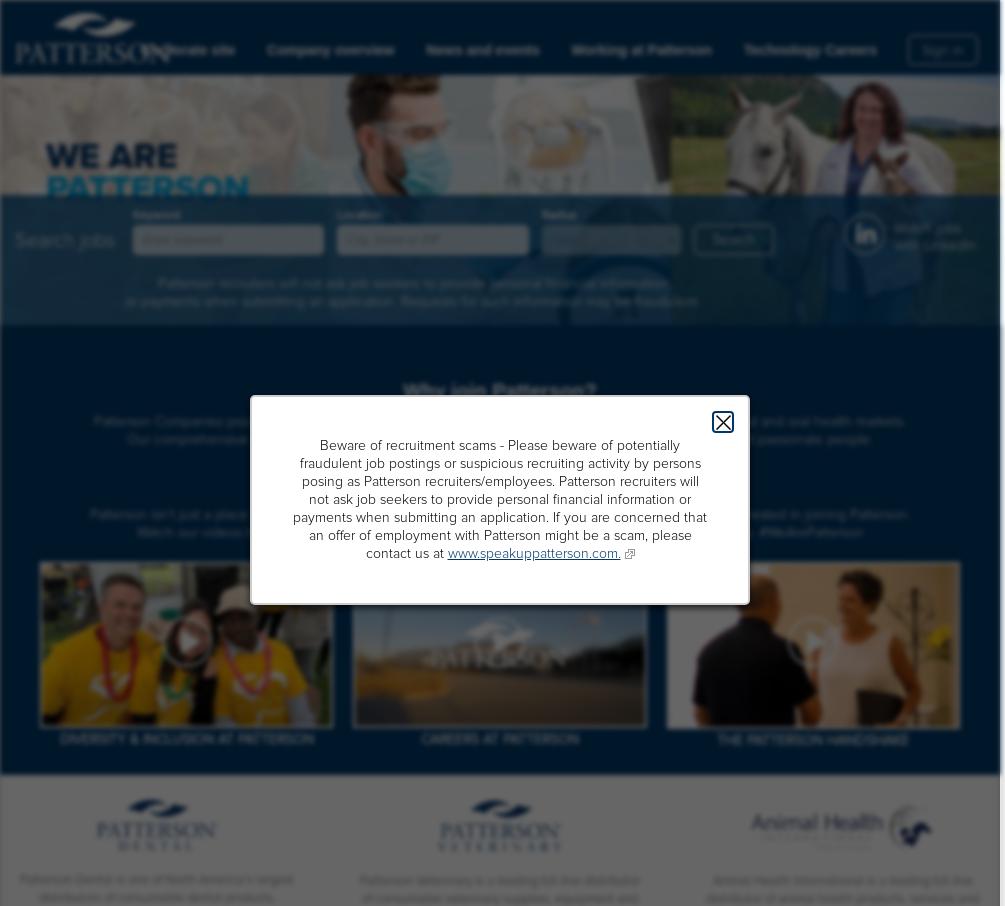 The image size is (1005, 906). I want to click on 'Beware of recruitment scams - Please beware of potentially fraudulent job postings or suspicious recruiting activity by persons posing as Patterson recruiters/employees. Patterson recruiters will not ask job seekers to provide personal financial information or payments when submitting an application. If you are concerned that an offer of employment with Patterson might be a scam, please contact us at', so click(291, 499).